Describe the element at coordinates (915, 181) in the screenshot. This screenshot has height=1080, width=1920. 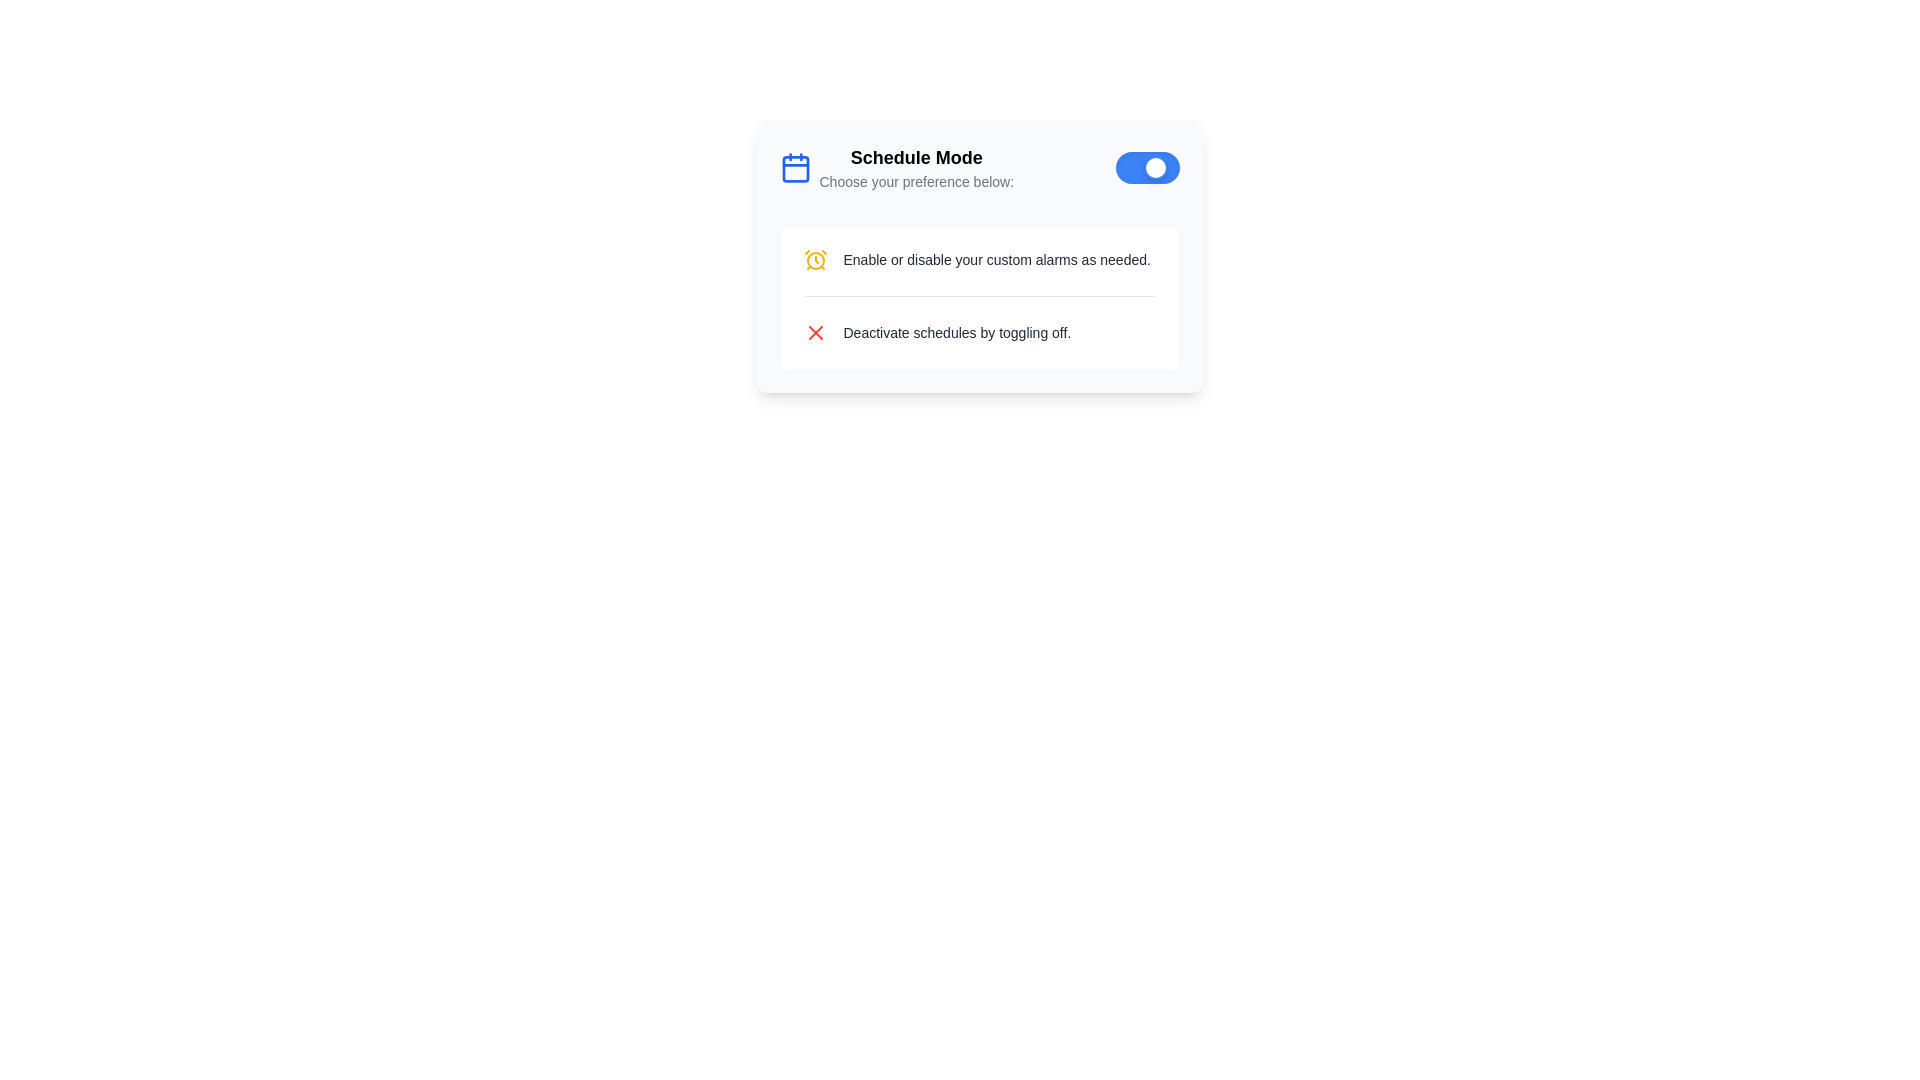
I see `the static text displaying 'Choose your preference below:' which is styled in gray and appears beneath the heading 'Schedule Mode'` at that location.